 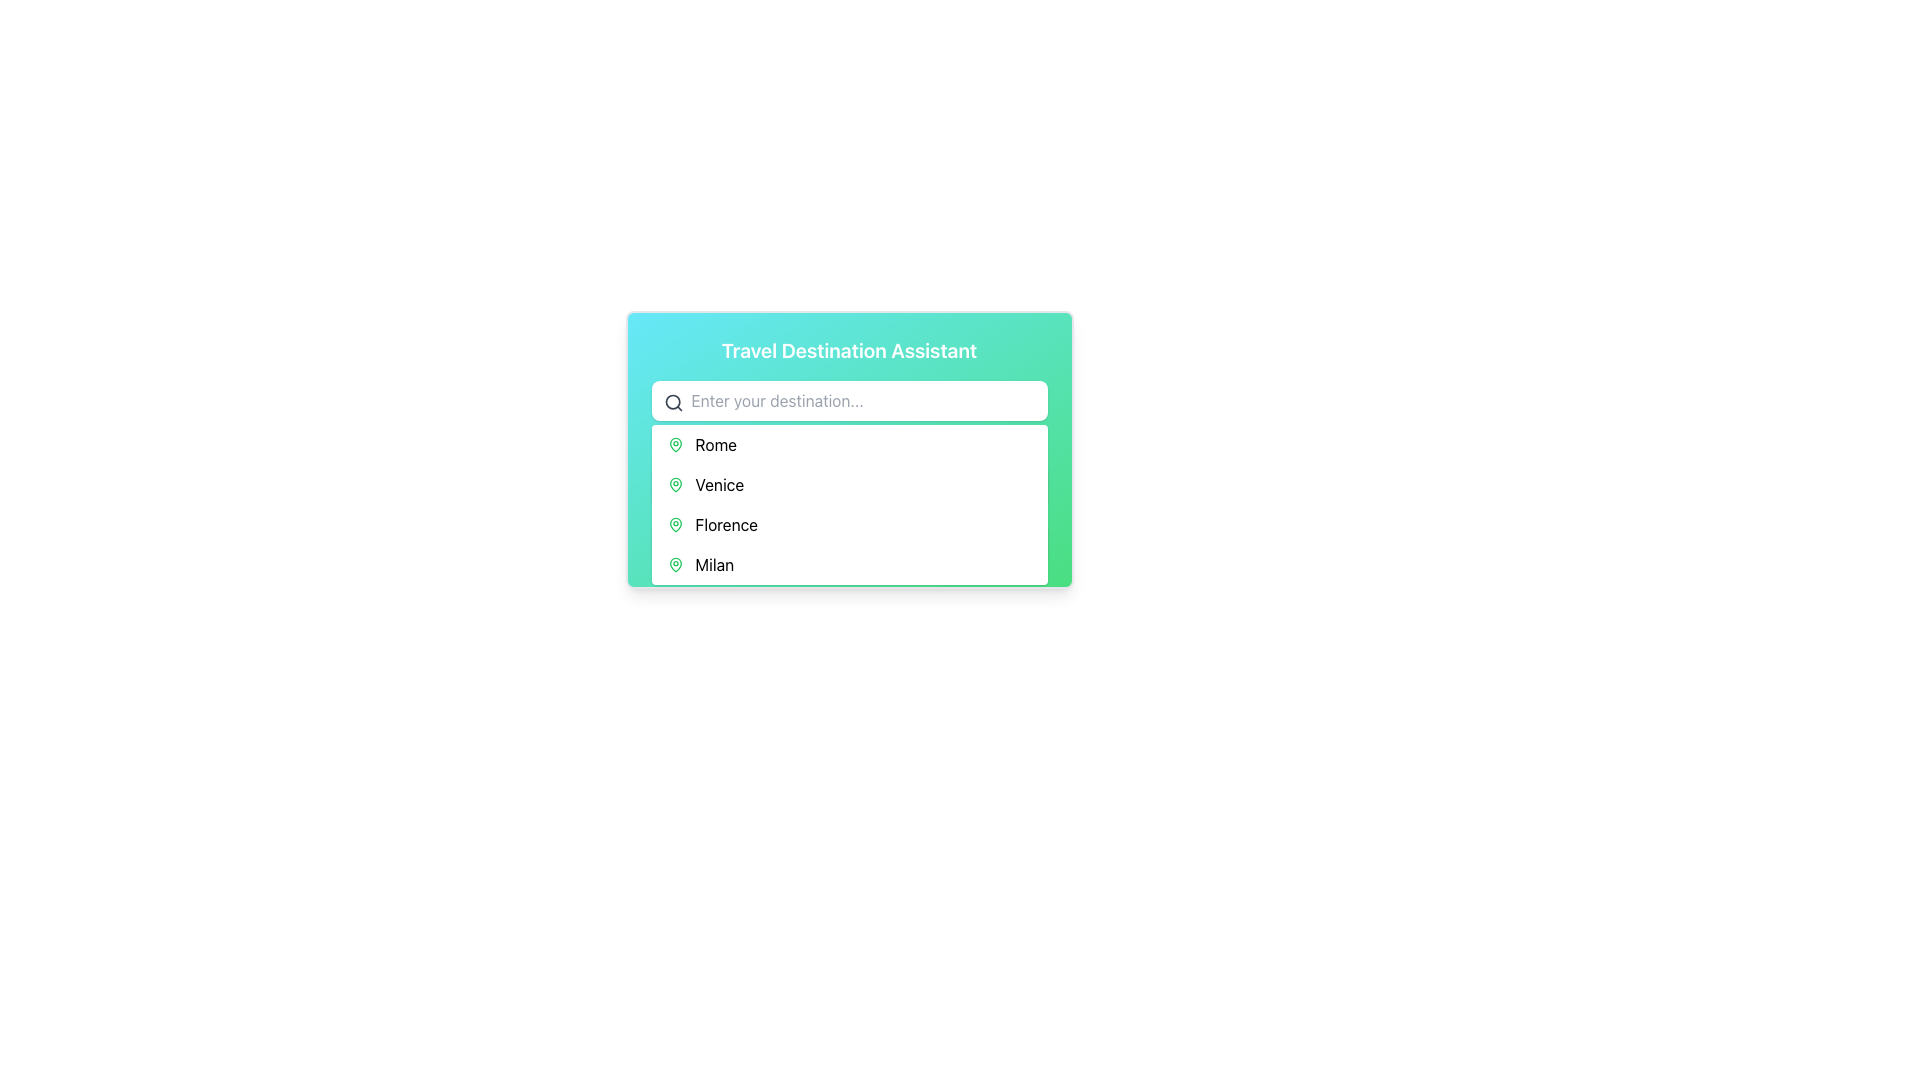 What do you see at coordinates (675, 523) in the screenshot?
I see `the map pin icon associated with the list item labeled 'Florence' in the dropdown menu, which serves as a visual identifier for the selectable option` at bounding box center [675, 523].